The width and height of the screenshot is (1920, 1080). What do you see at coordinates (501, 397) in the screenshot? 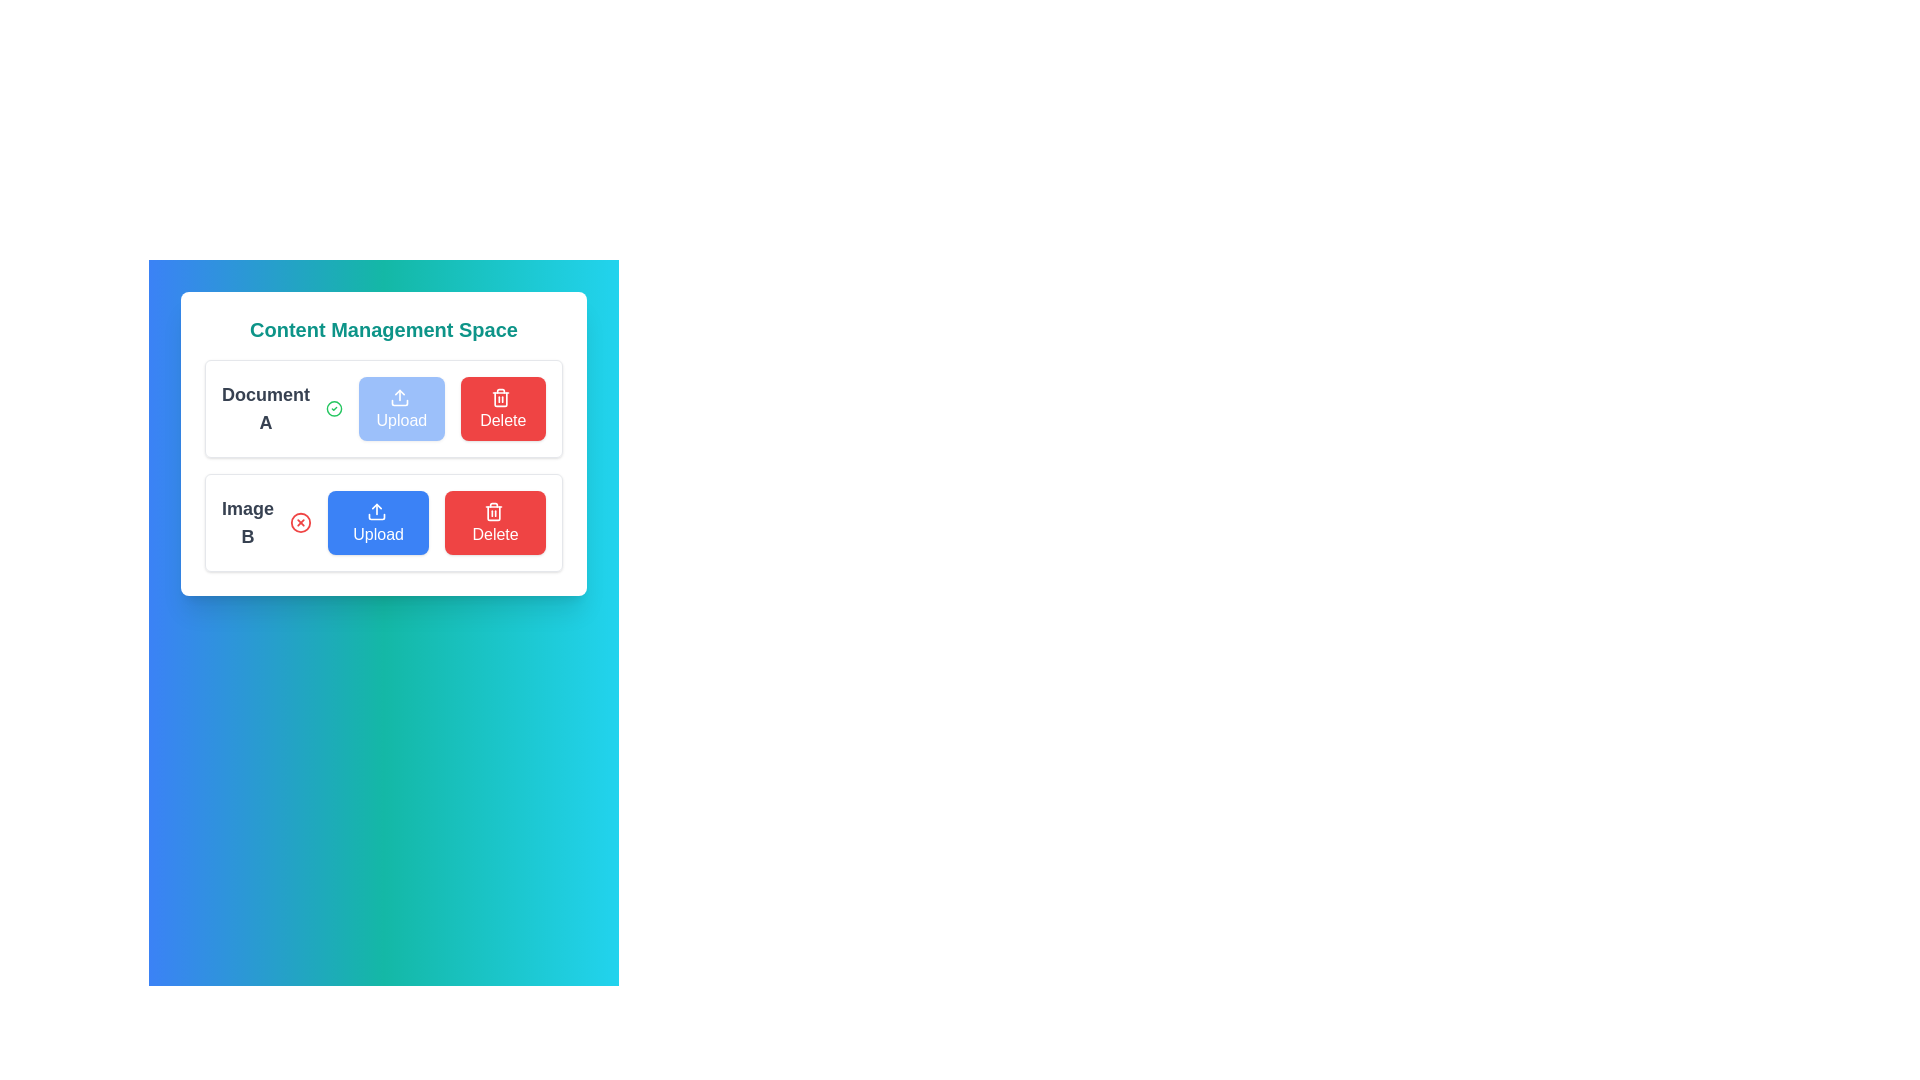
I see `the trash bin icon with a red background representing the 'Delete' action located at the top-right corner of the 'Delete' button for 'Image B'` at bounding box center [501, 397].